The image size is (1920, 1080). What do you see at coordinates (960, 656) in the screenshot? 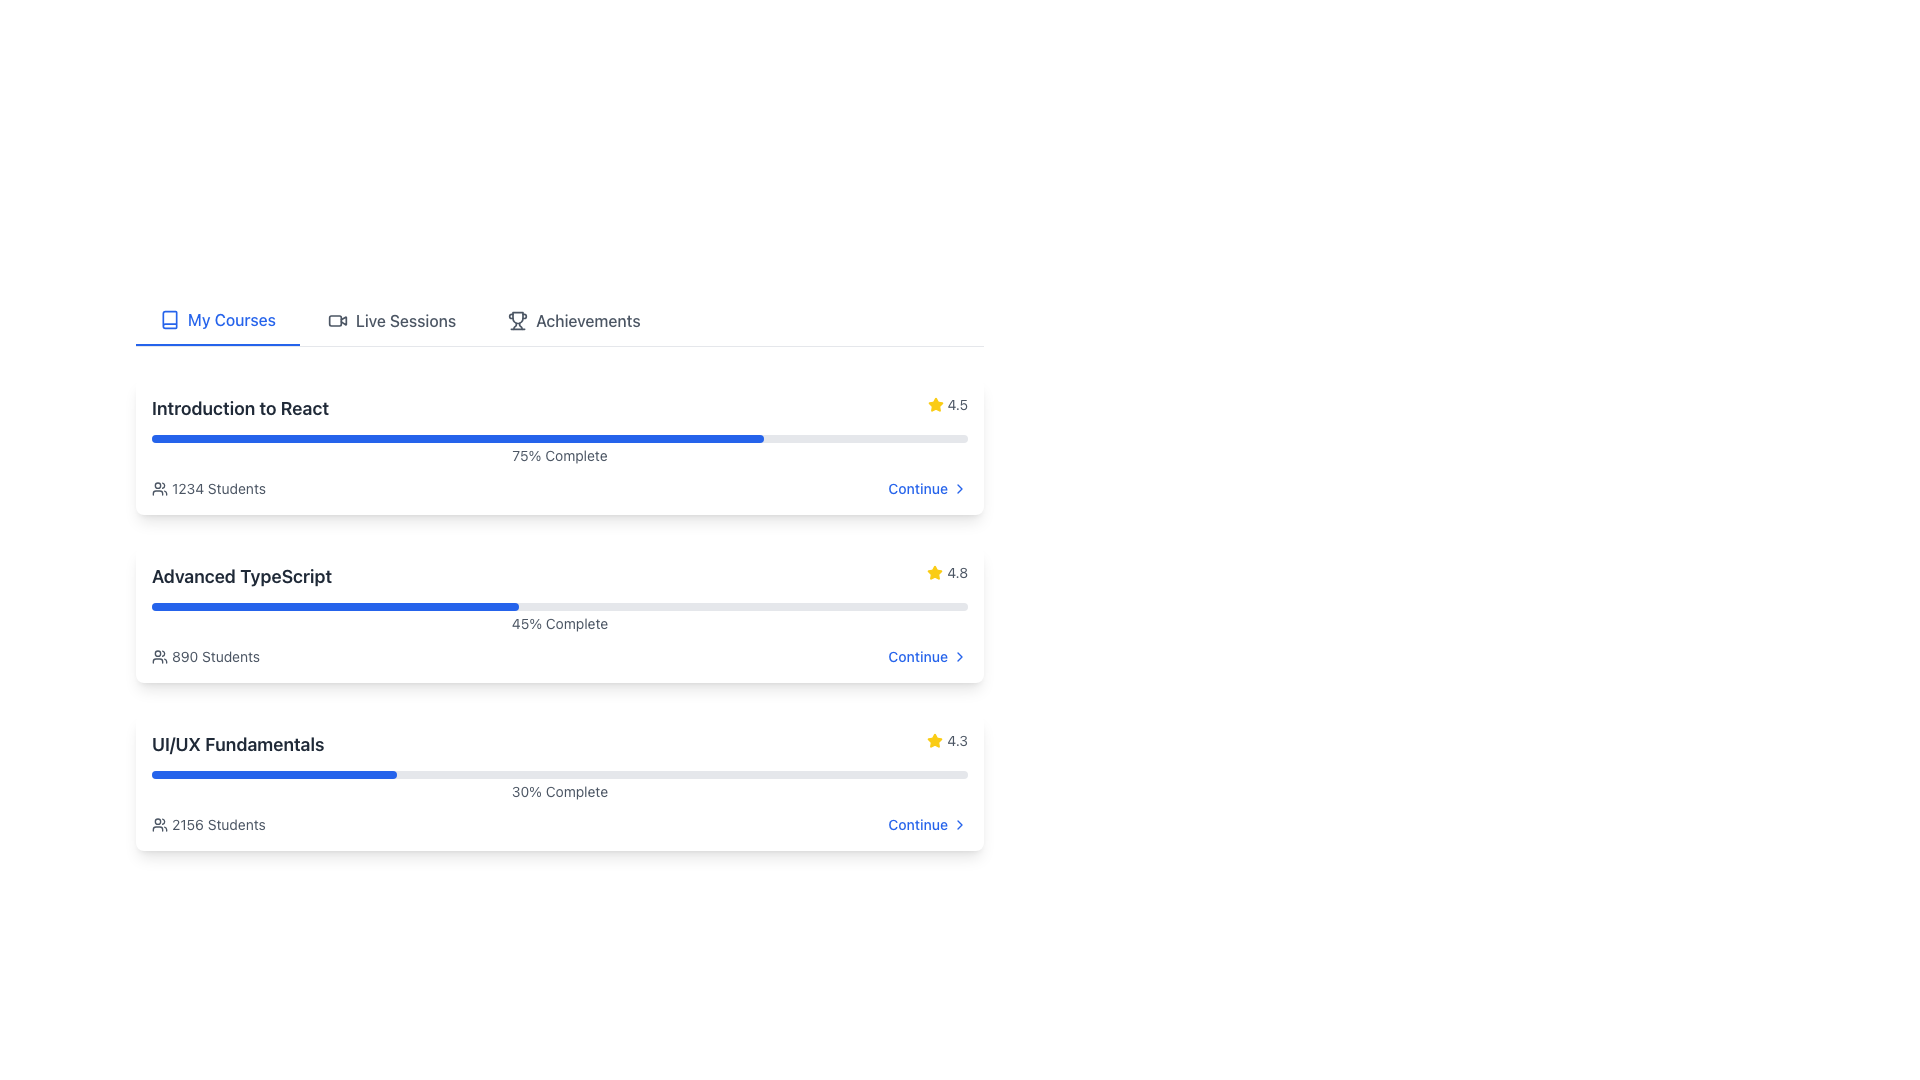
I see `the rightward-pointing chevron icon located next to the 'Continue' text in the 'Advanced TypeScript' course row` at bounding box center [960, 656].